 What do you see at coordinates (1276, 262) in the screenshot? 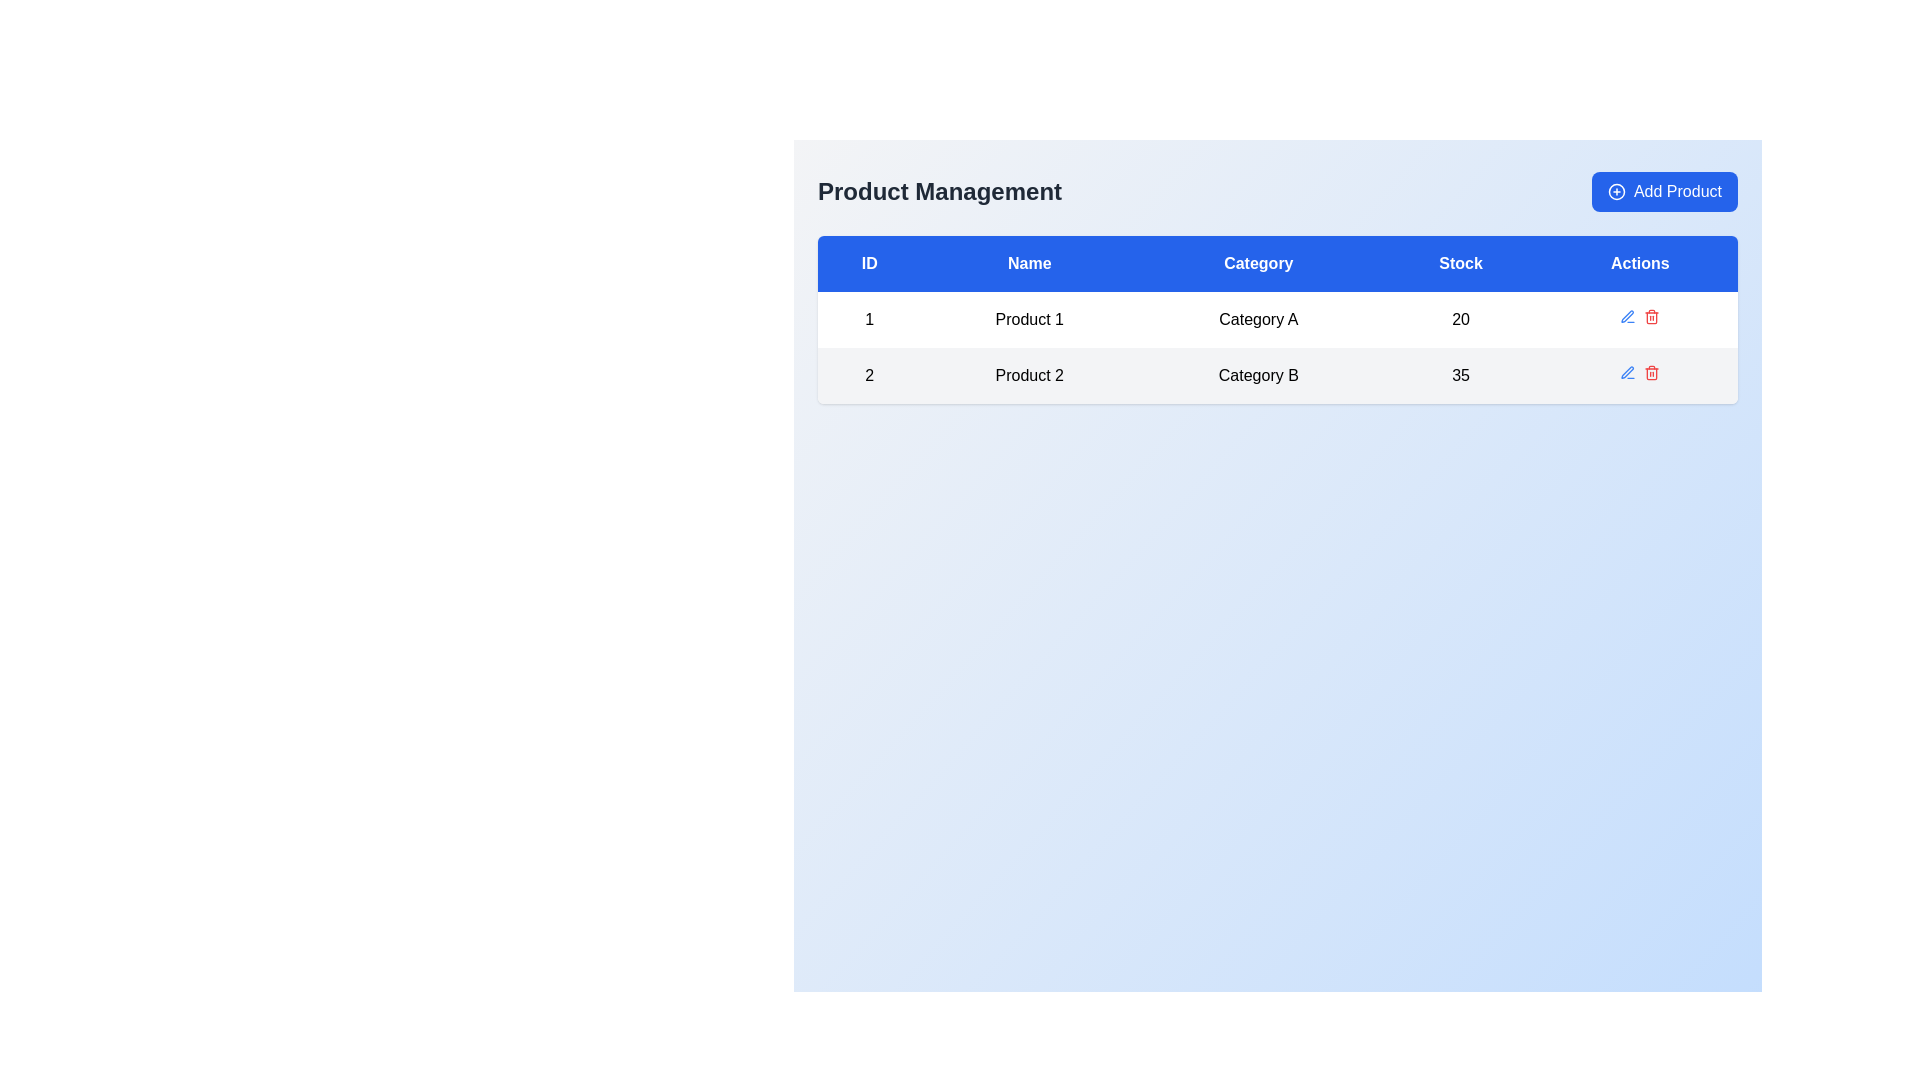
I see `the header cell labeled 'Category' in the Product Management table, which has a blue background and white text, positioned between the 'Name' and 'Stock' headers` at bounding box center [1276, 262].